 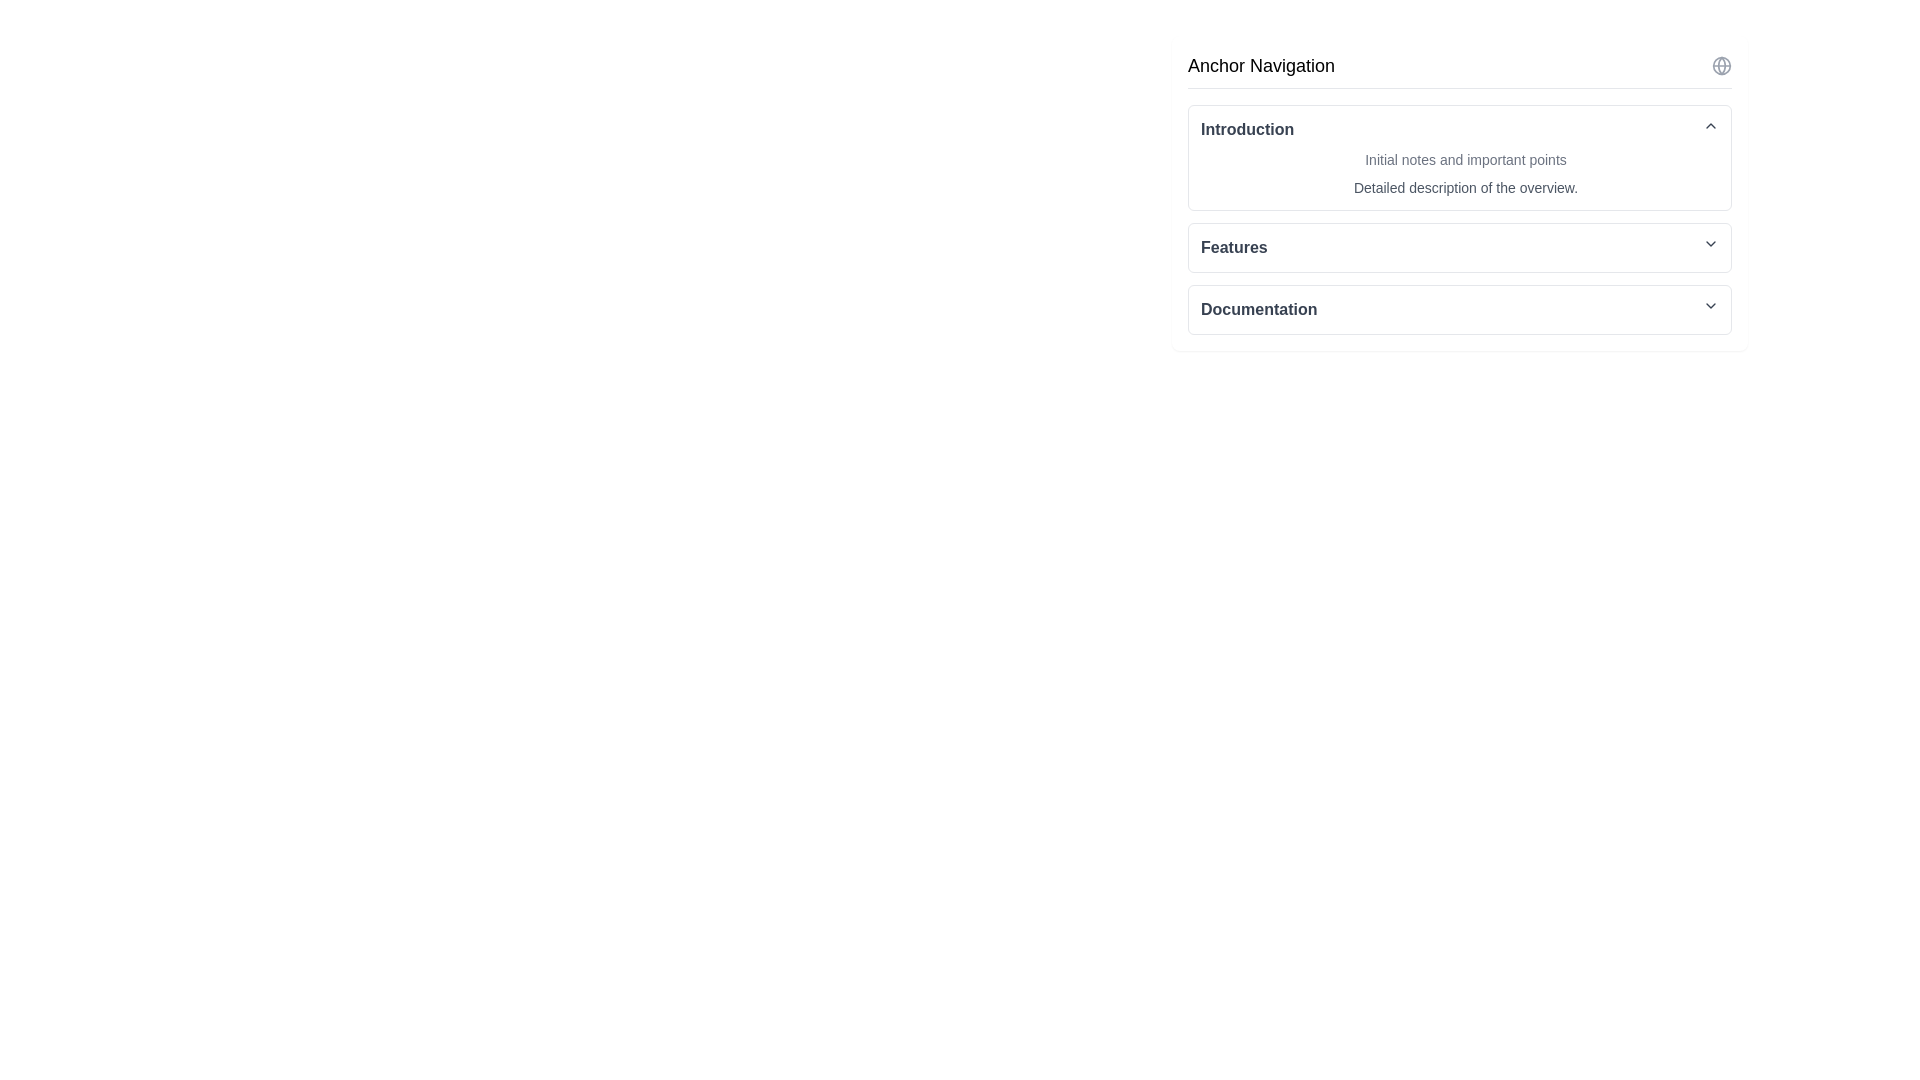 I want to click on the static text element labeled 'Initial notes and important points' located in the introduction section of the content panel, so click(x=1465, y=158).